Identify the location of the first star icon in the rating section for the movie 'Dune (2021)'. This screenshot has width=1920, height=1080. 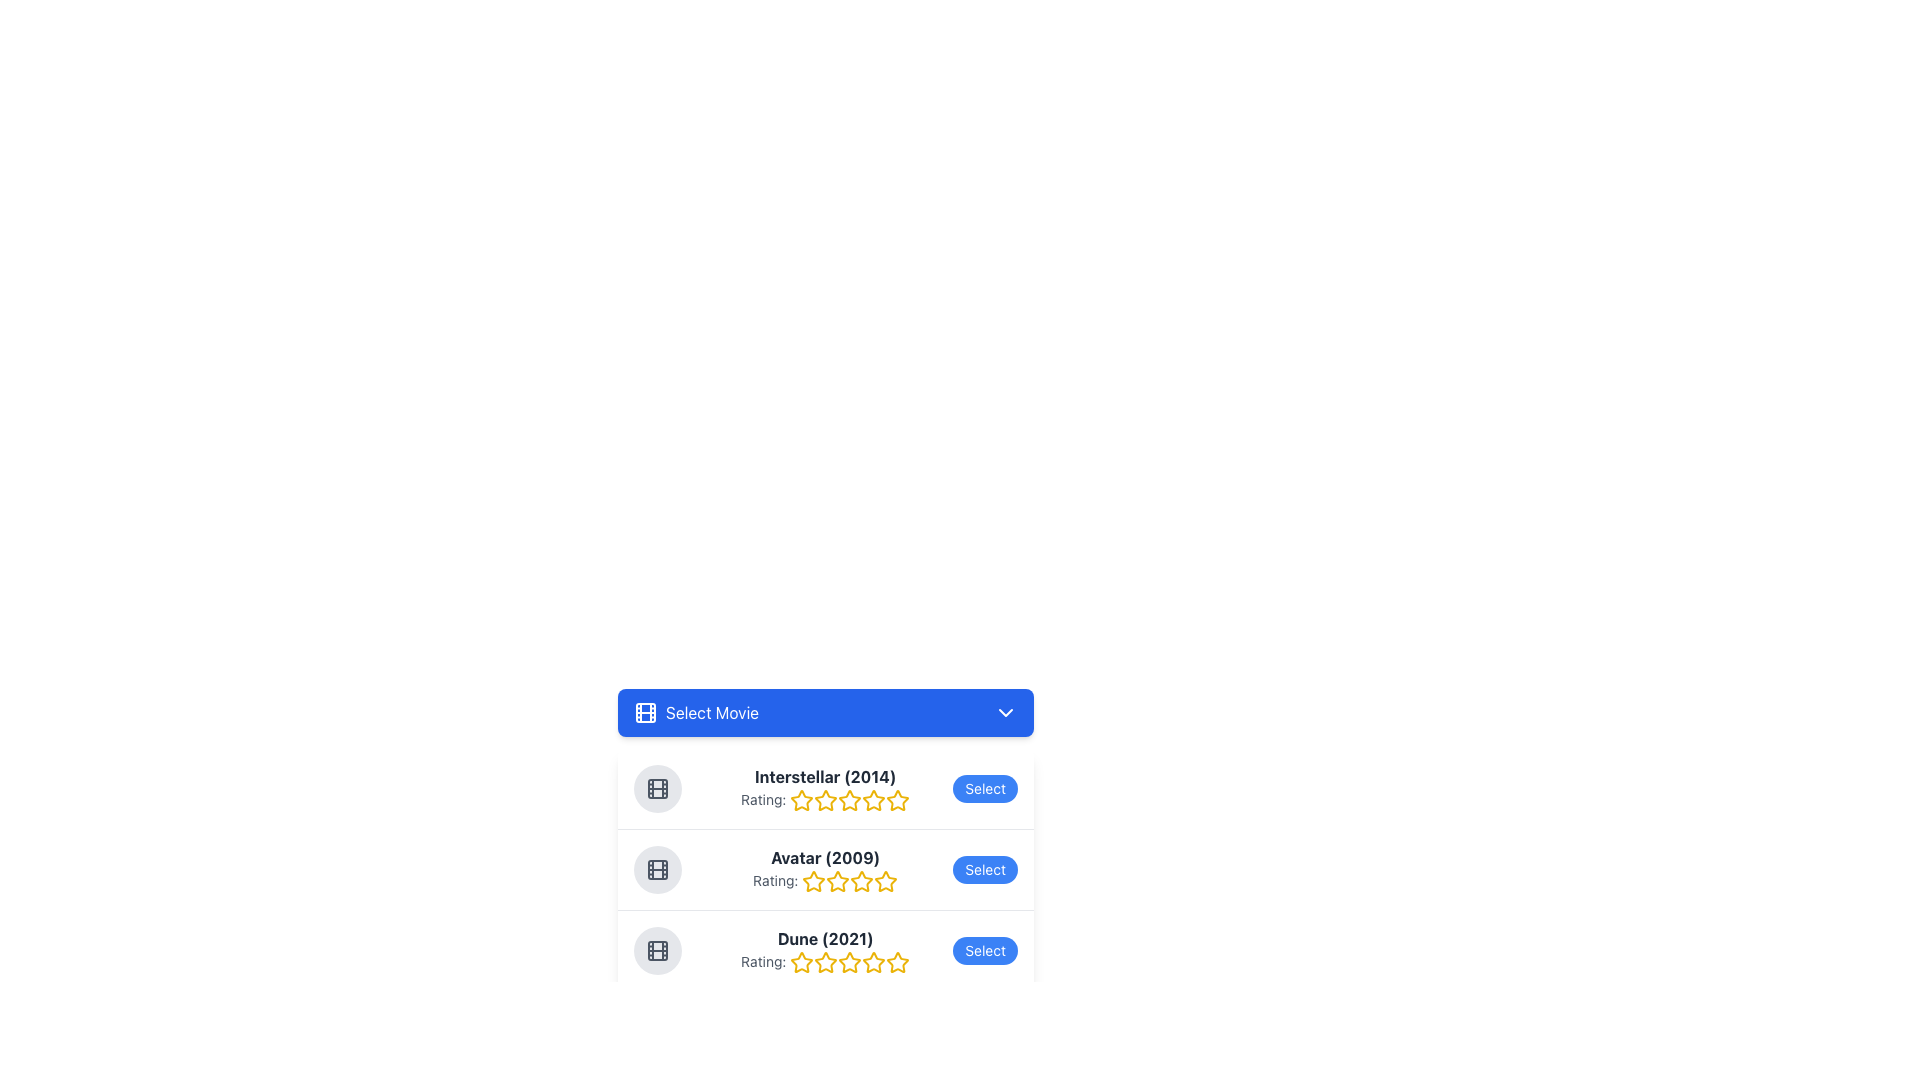
(801, 960).